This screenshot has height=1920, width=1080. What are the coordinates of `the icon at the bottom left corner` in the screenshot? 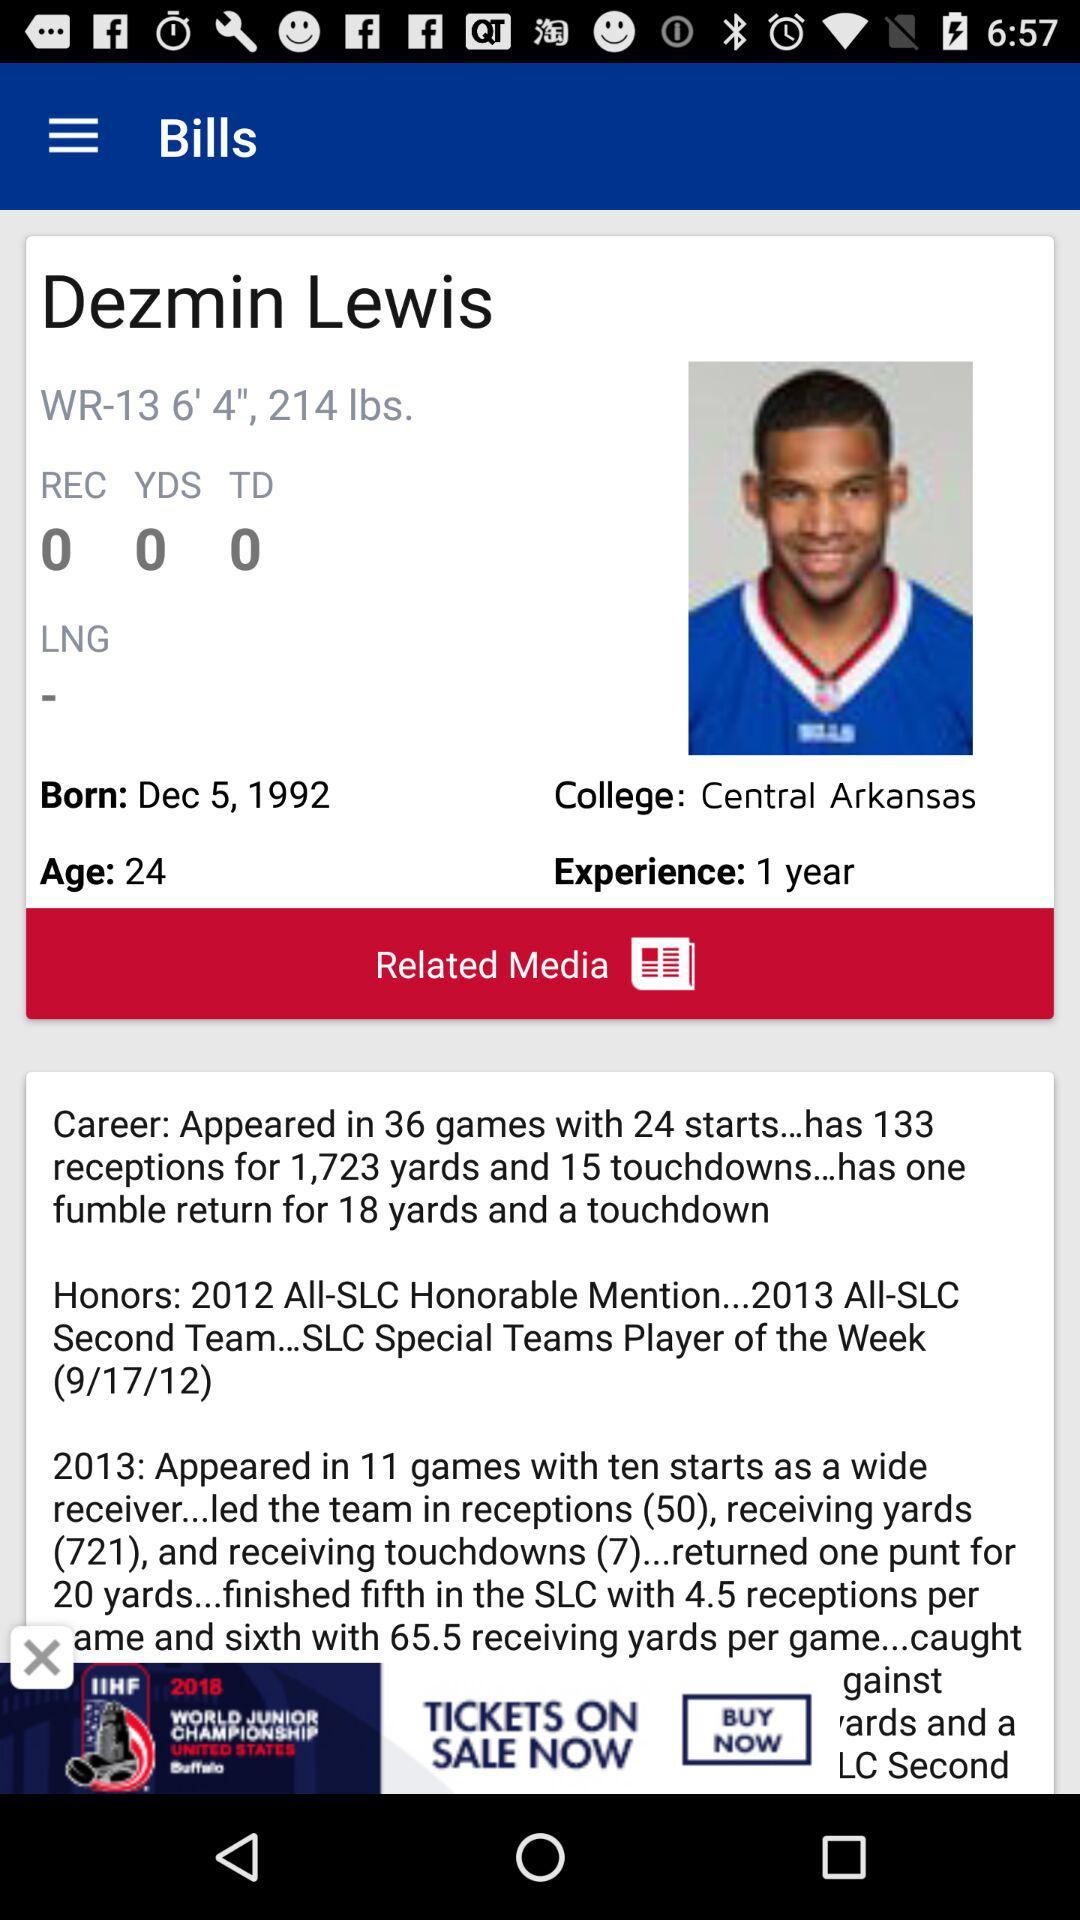 It's located at (42, 1657).